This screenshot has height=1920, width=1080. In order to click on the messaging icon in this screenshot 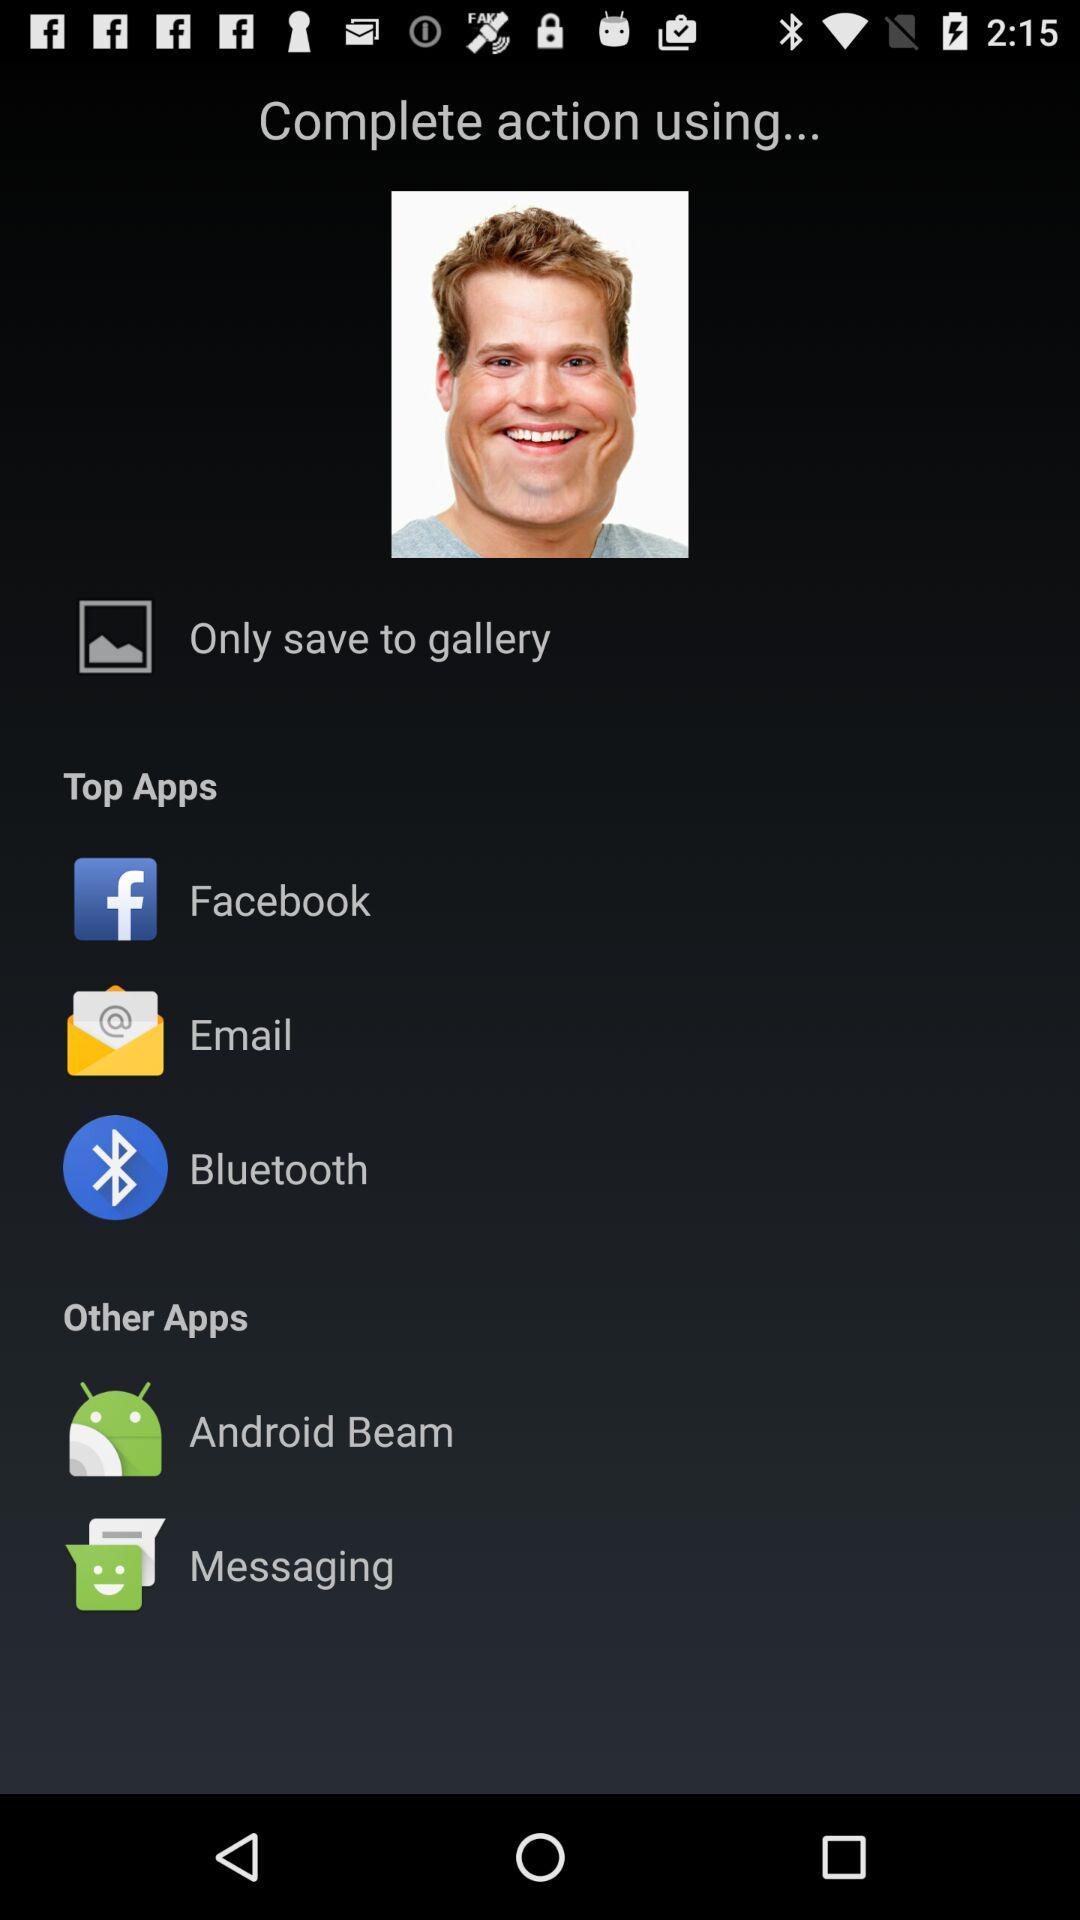, I will do `click(291, 1563)`.